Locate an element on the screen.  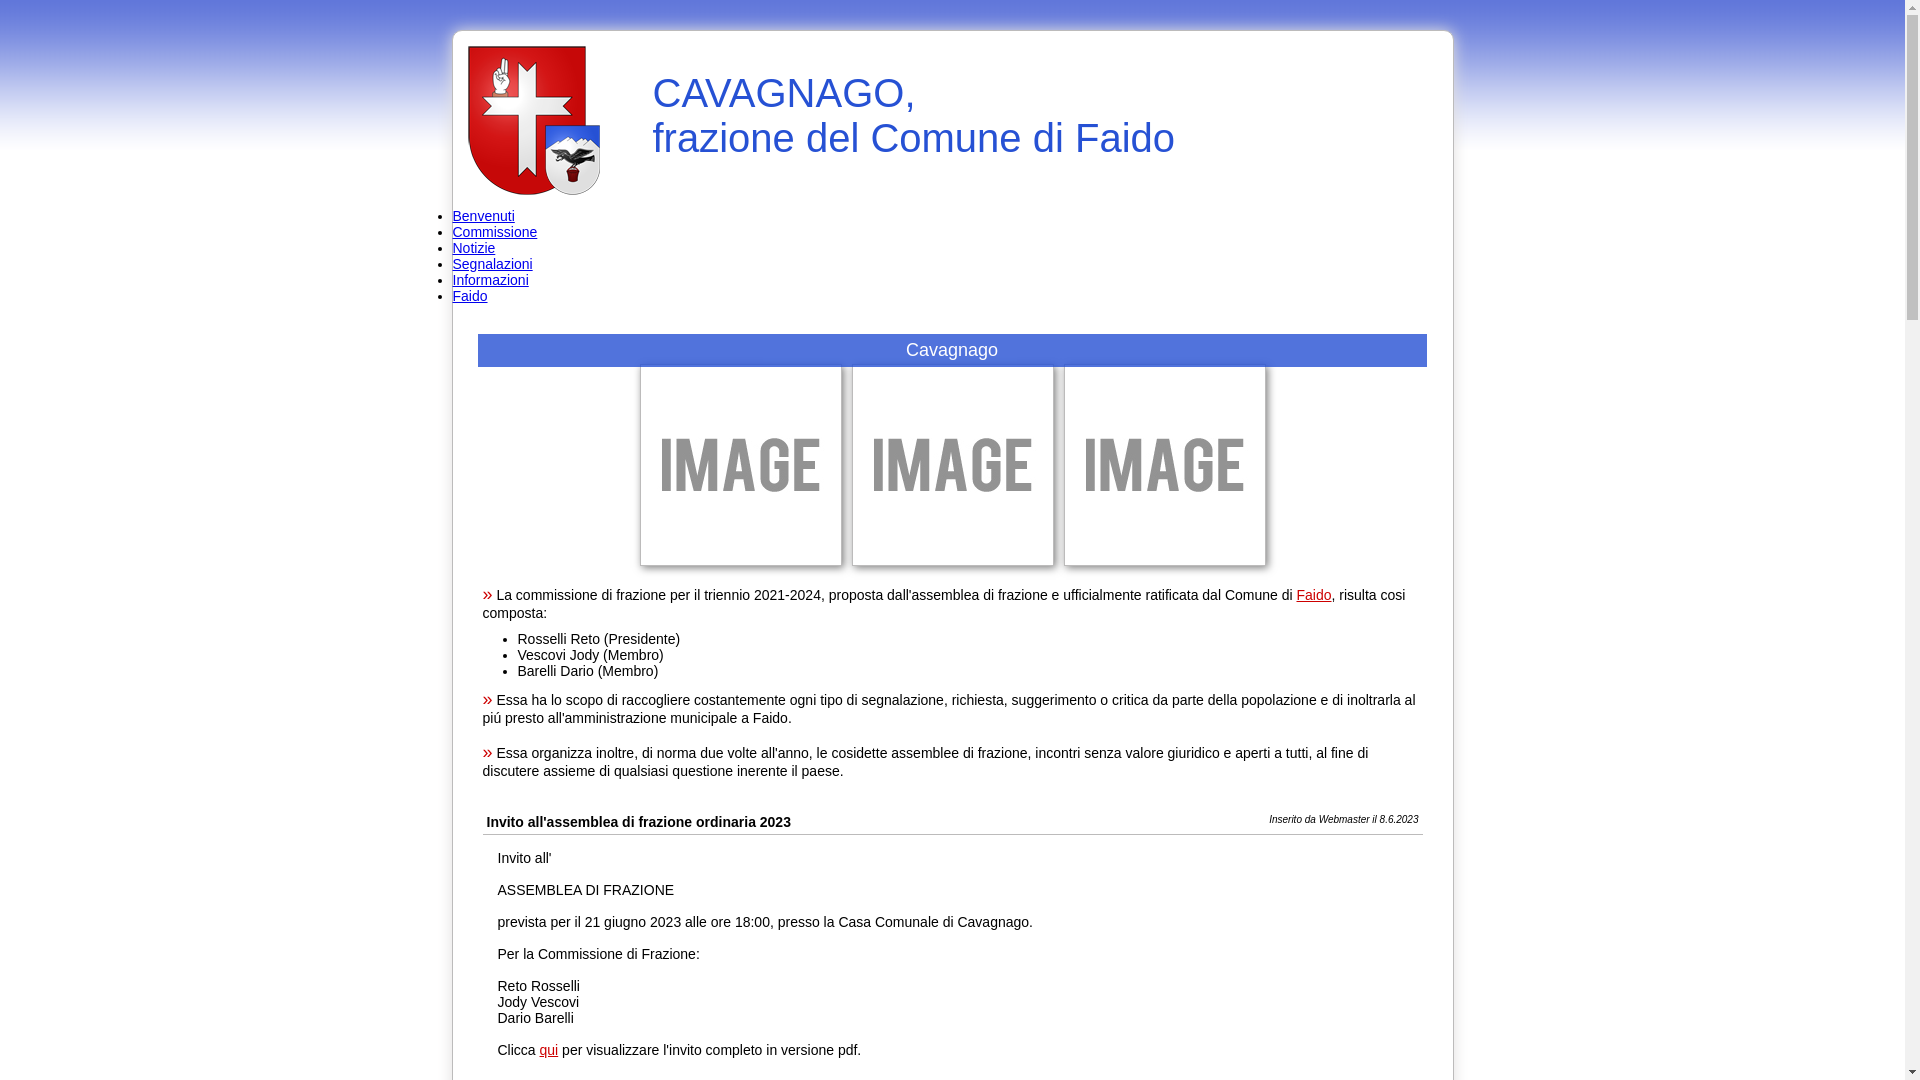
'Benvenuti' is located at coordinates (483, 216).